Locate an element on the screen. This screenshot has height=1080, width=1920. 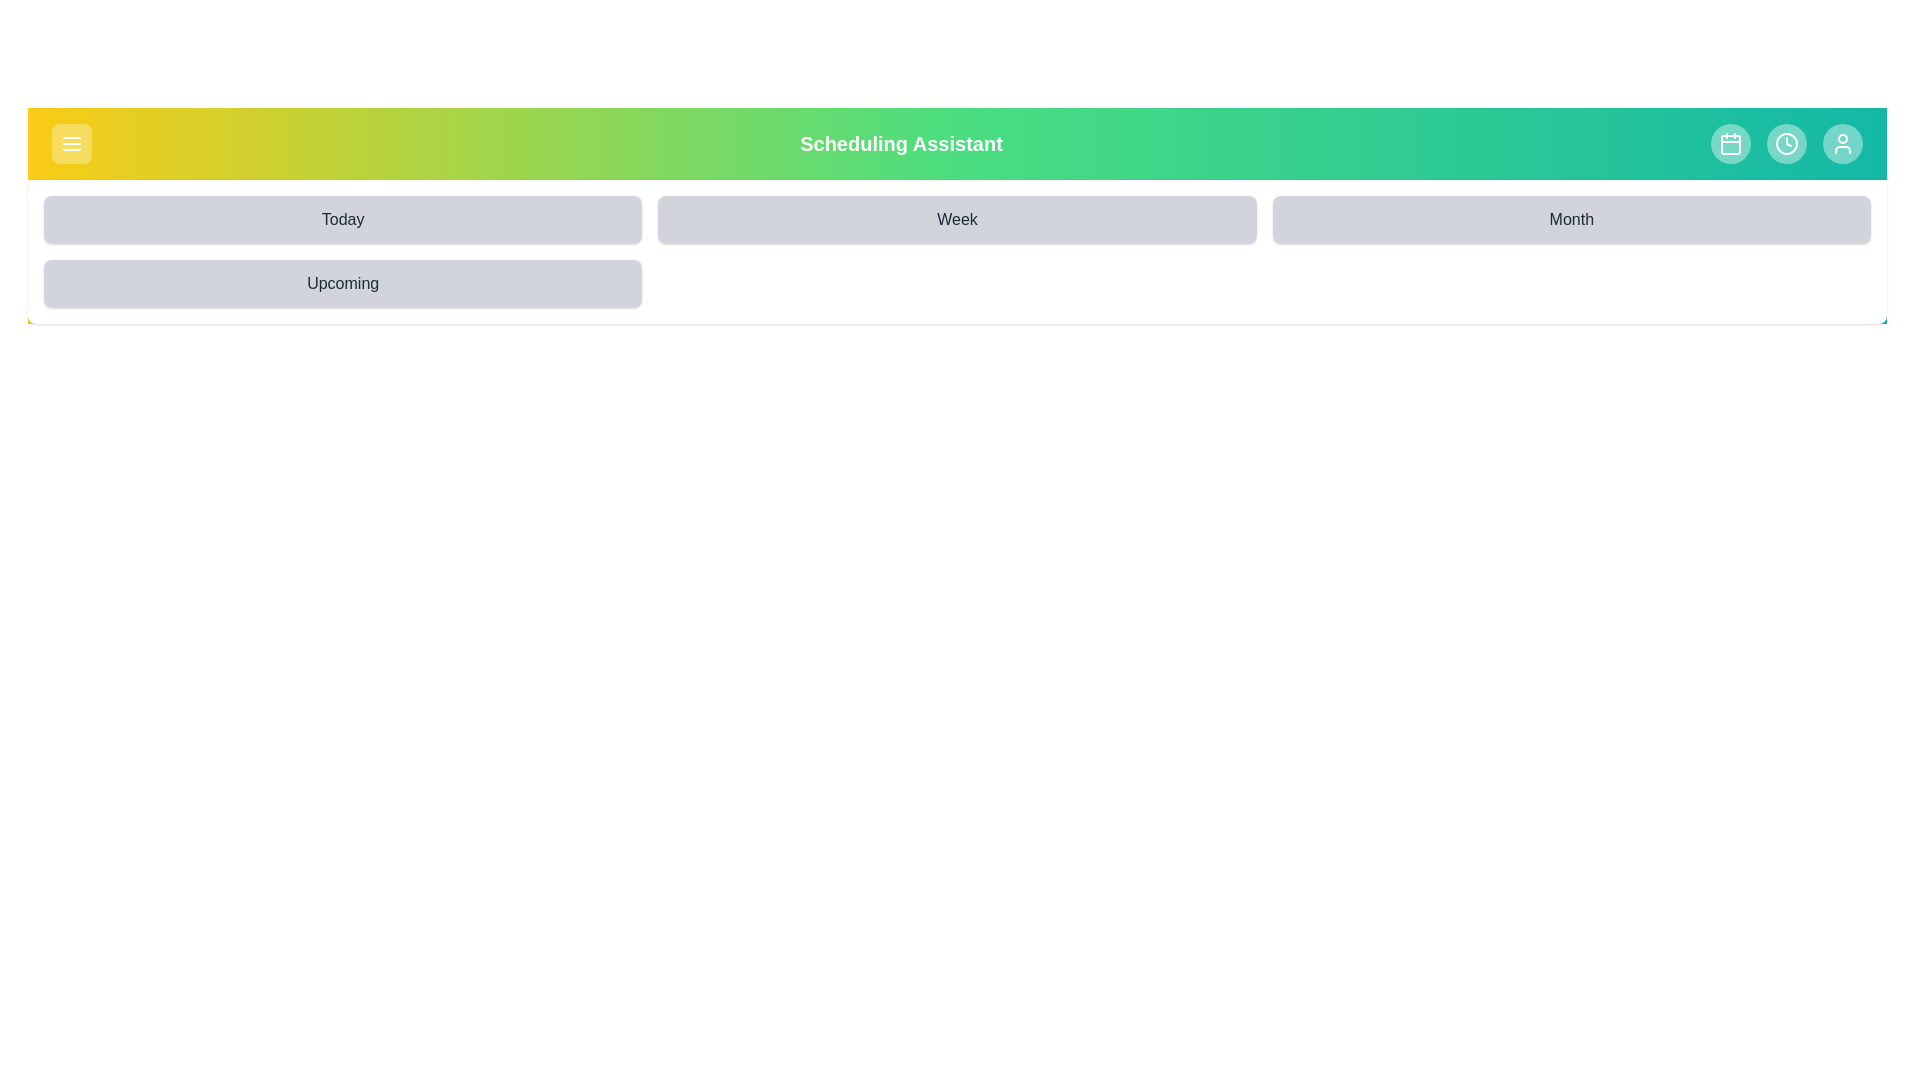
the button corresponding to the selected time period: Month is located at coordinates (1569, 219).